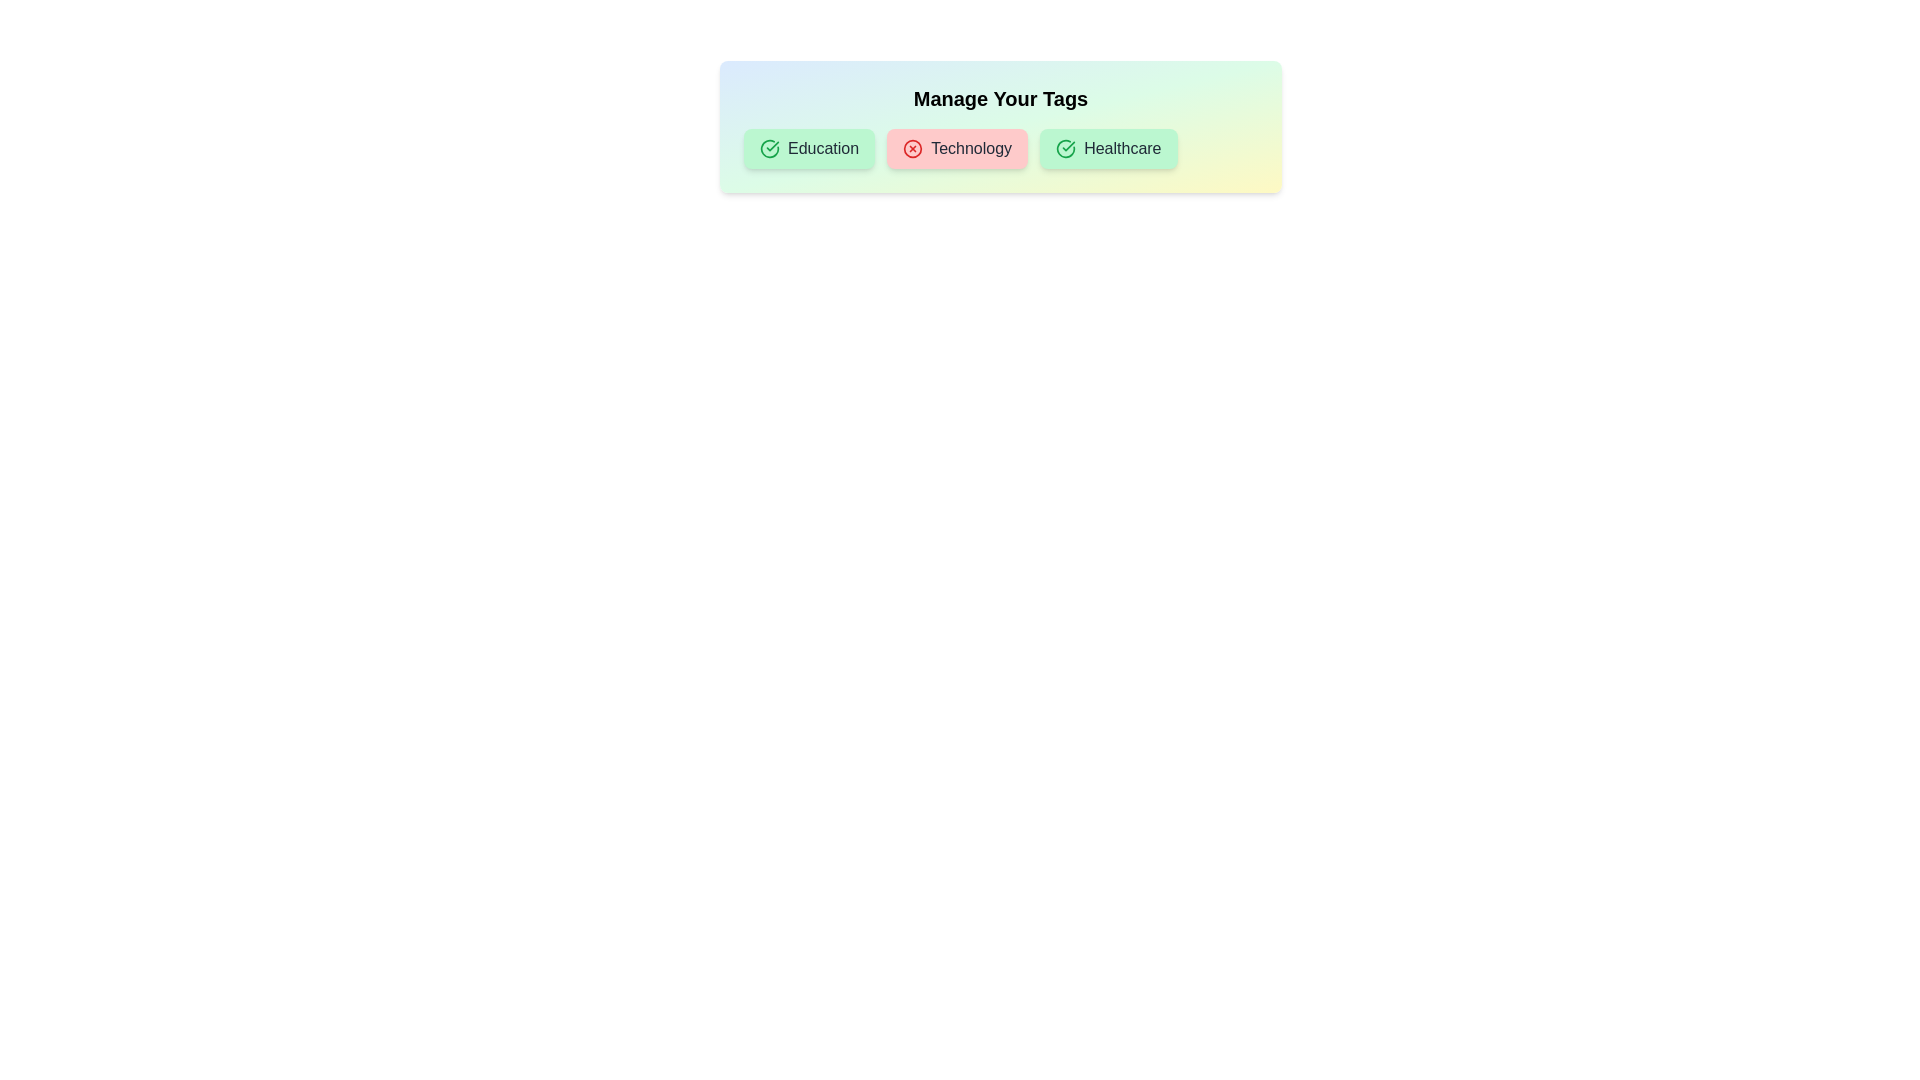  I want to click on the tag labeled Healthcare, so click(1107, 148).